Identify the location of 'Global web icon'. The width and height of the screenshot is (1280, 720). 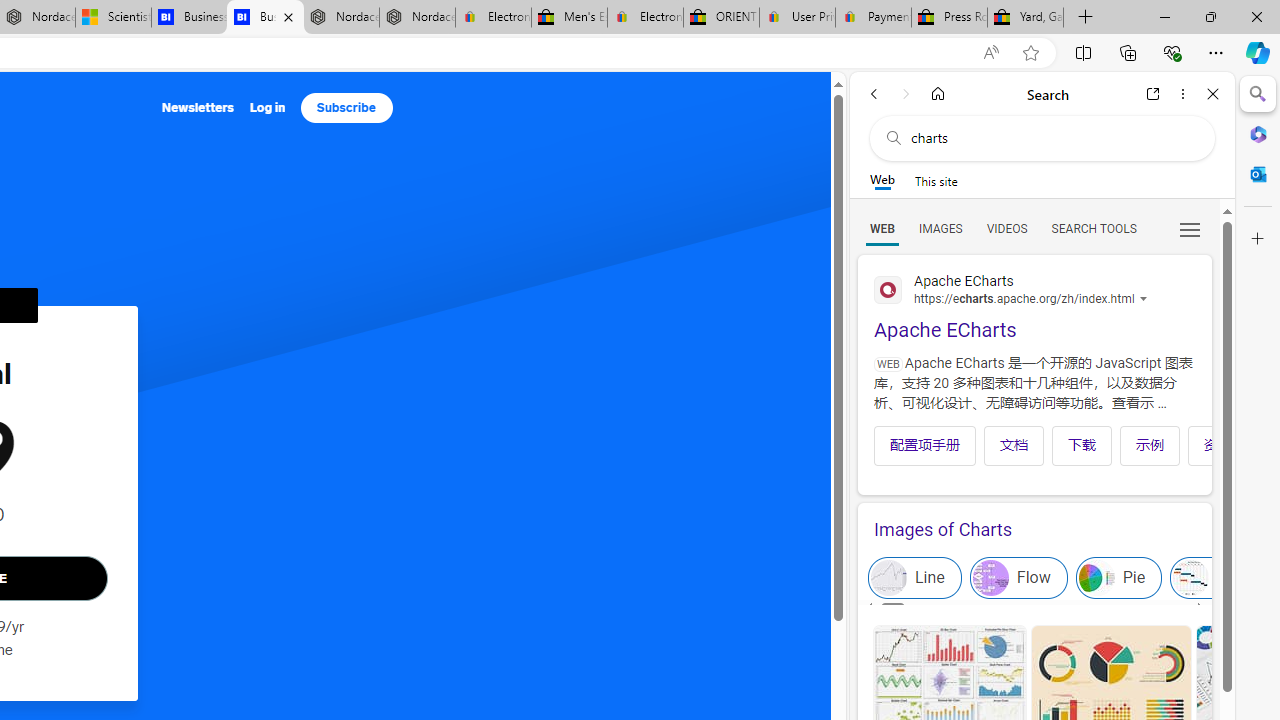
(887, 290).